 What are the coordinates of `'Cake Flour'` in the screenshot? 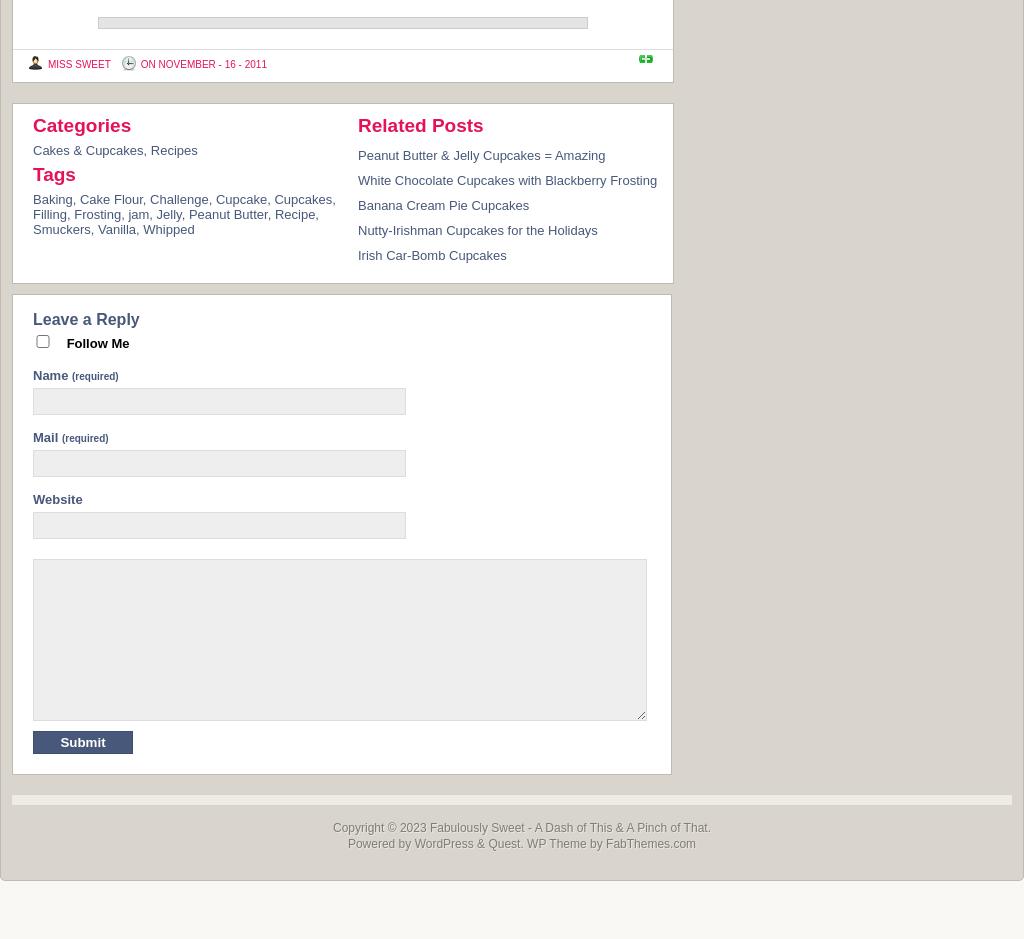 It's located at (77, 197).